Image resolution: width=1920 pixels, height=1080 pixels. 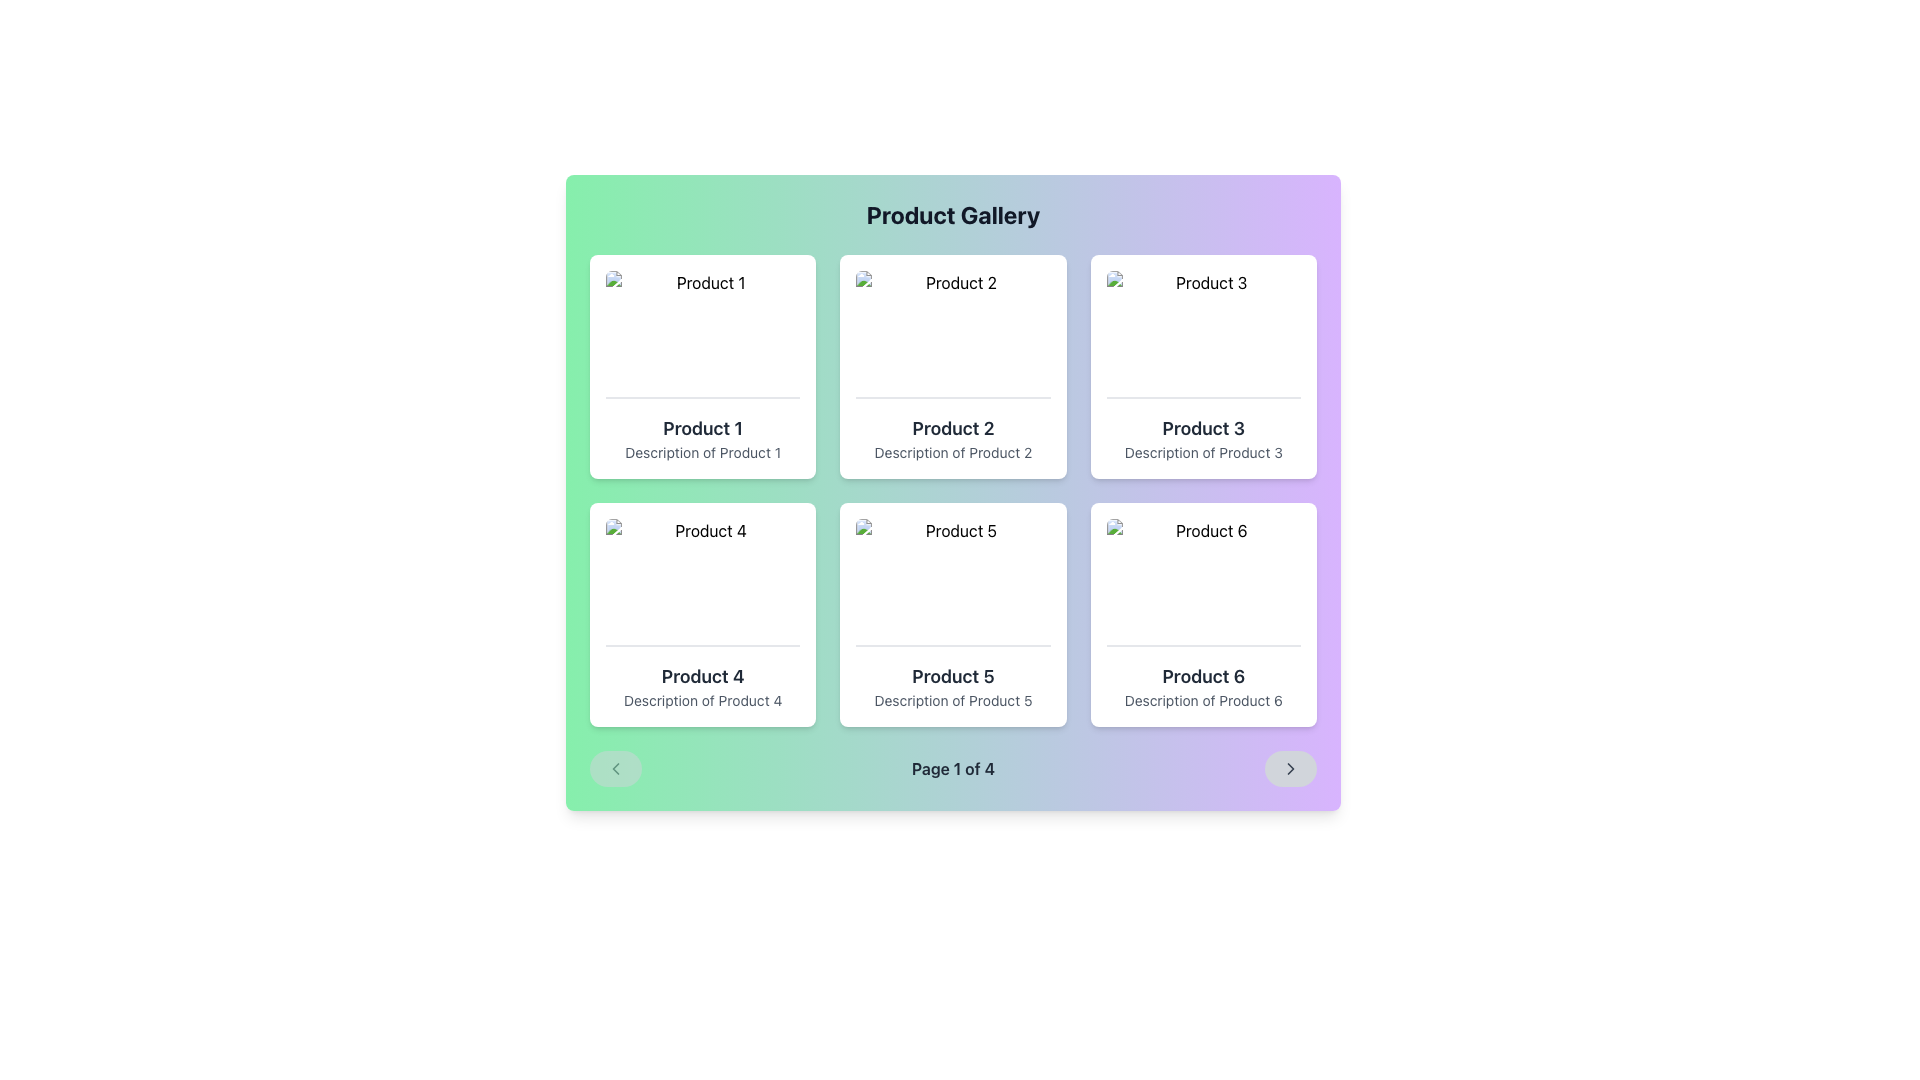 I want to click on the product image placeholder located in the upper section of the card in the second row and first column of the grid layout, so click(x=703, y=582).